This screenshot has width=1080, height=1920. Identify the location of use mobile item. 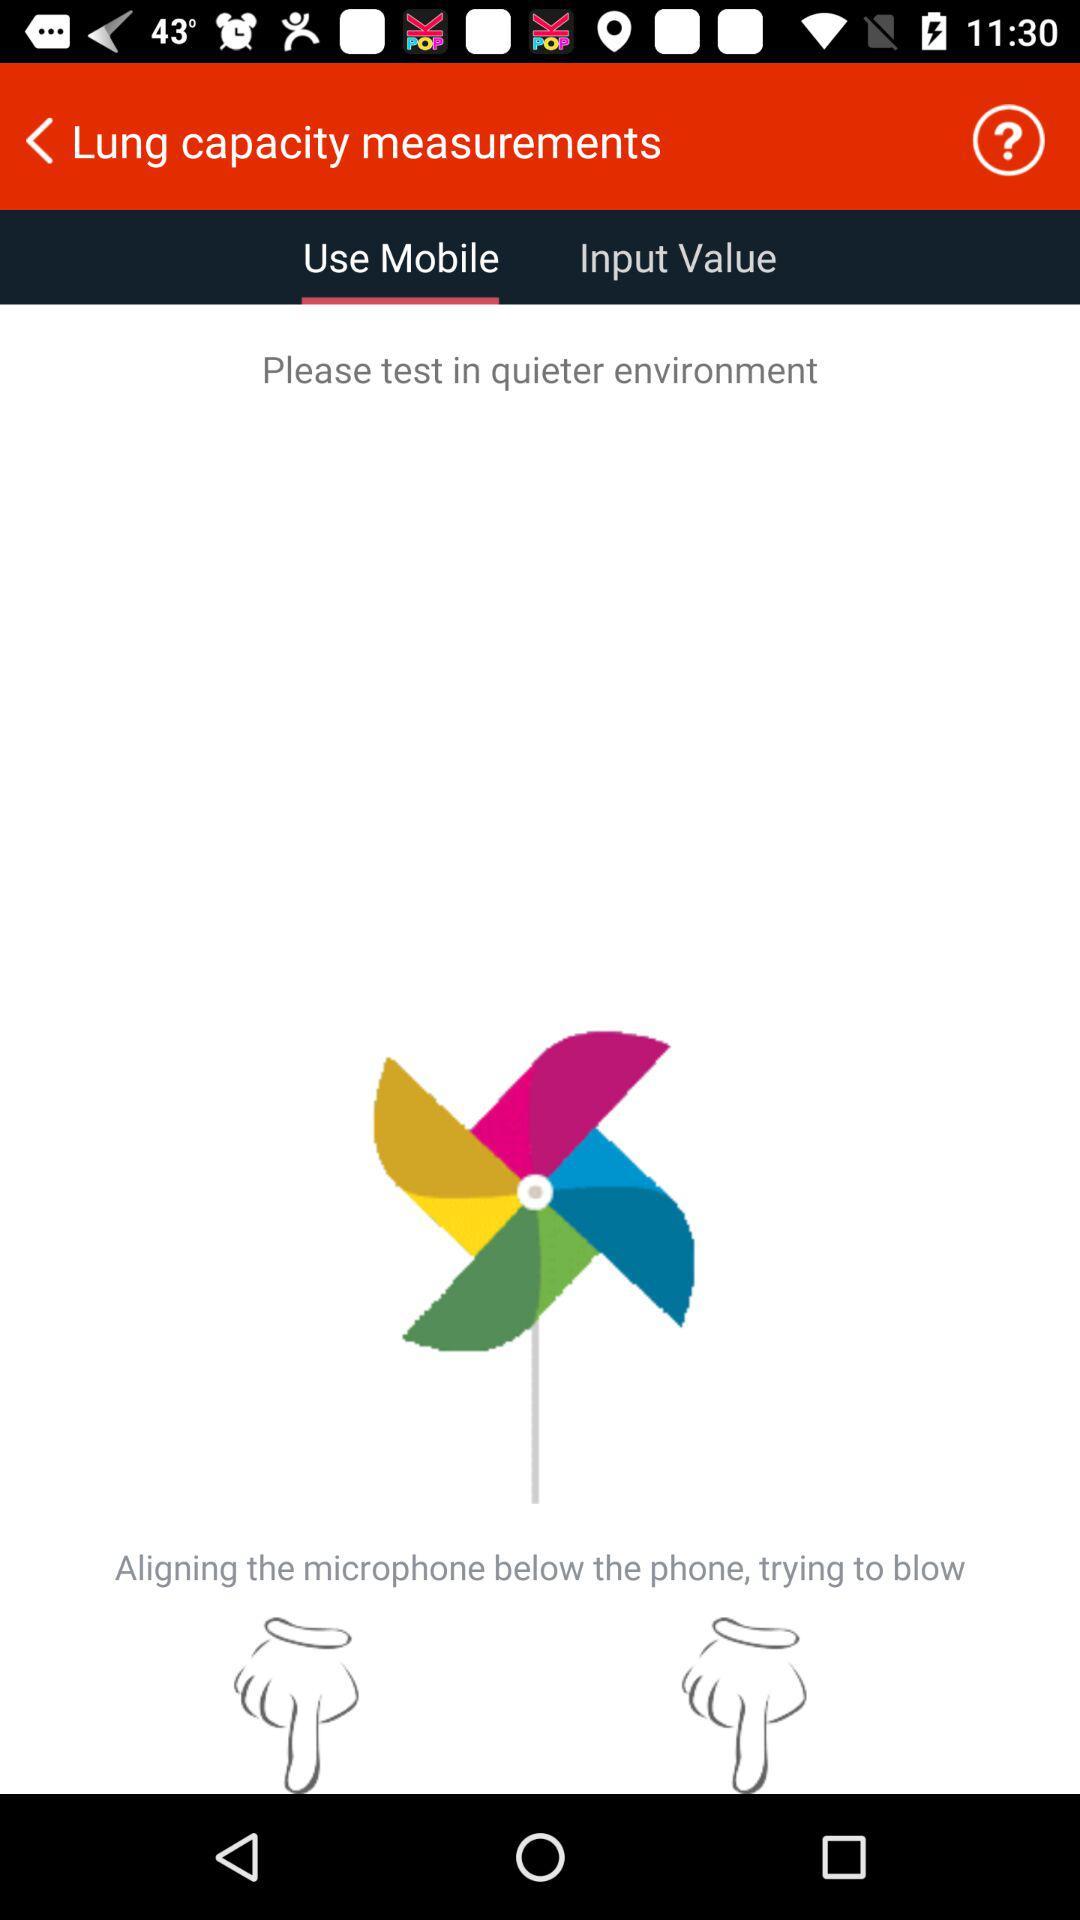
(401, 256).